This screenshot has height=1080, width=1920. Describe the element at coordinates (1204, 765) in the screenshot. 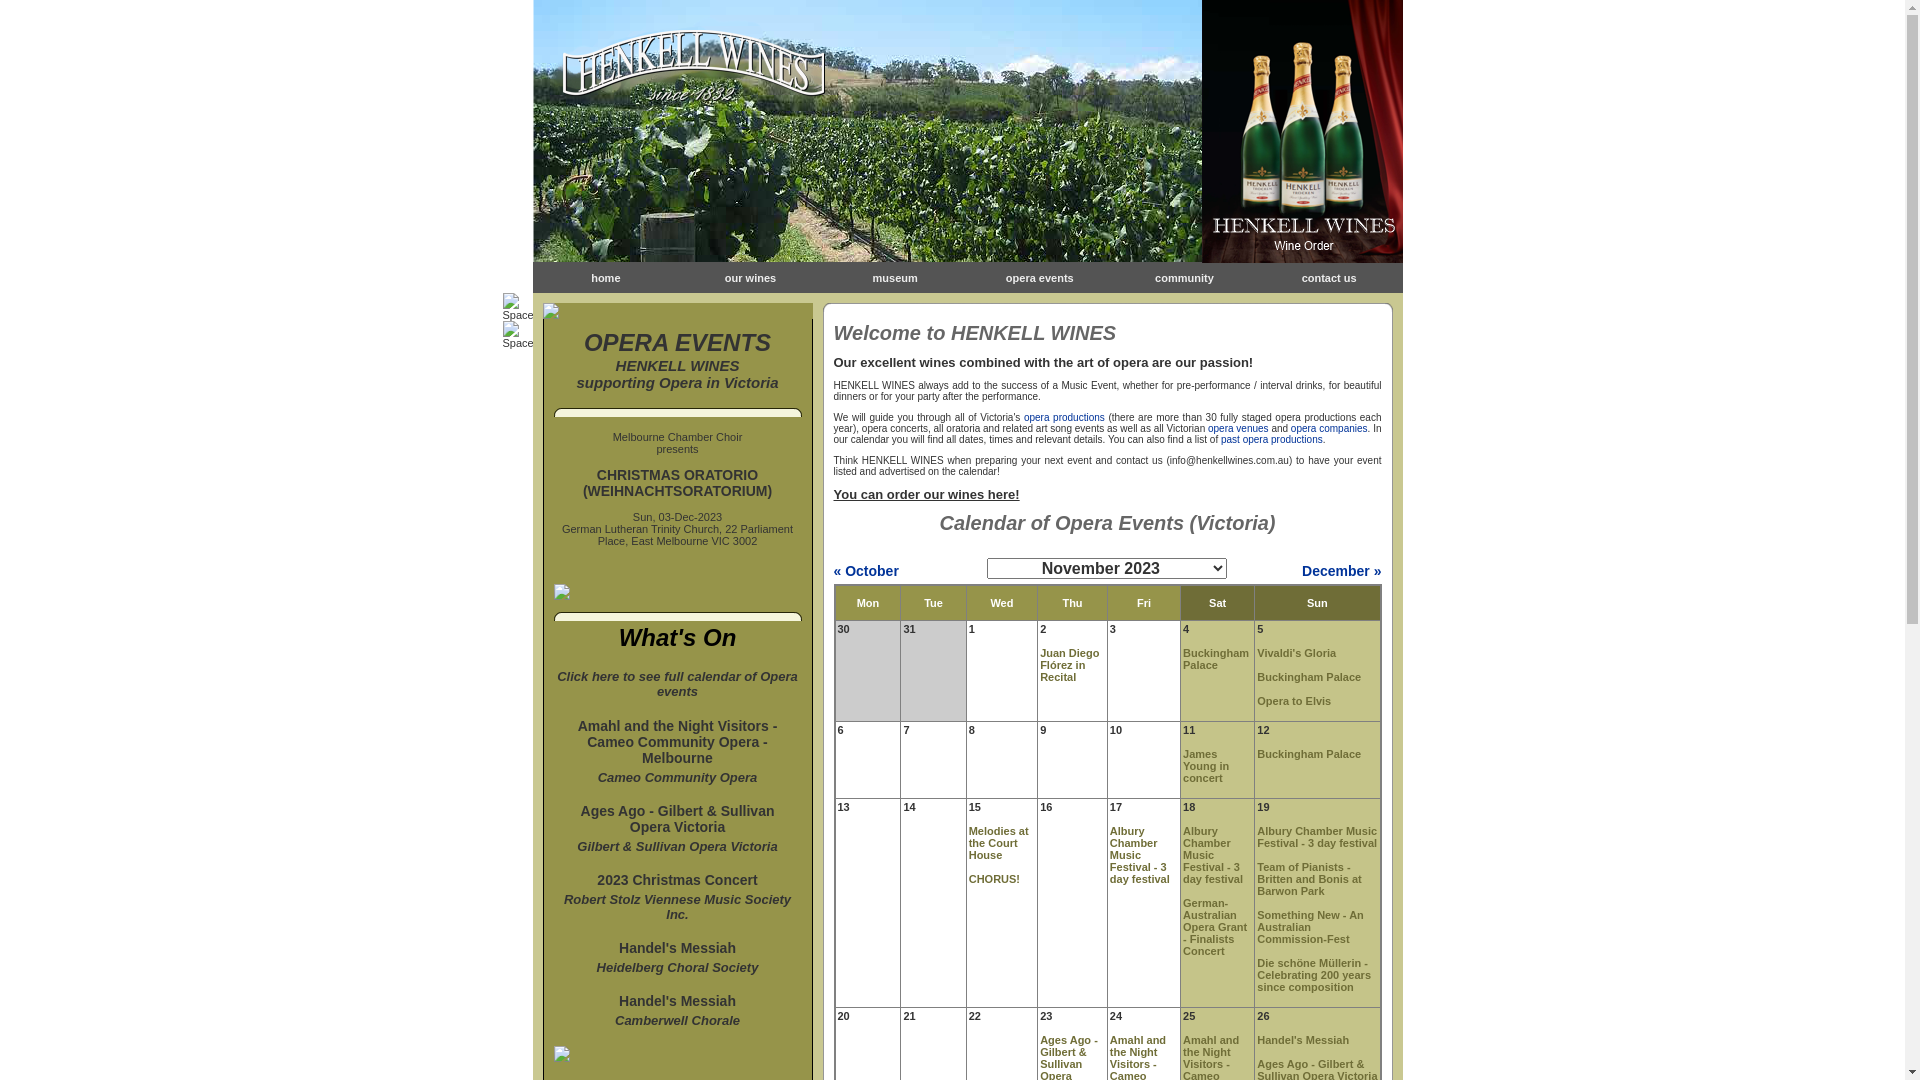

I see `'James Young in concert'` at that location.